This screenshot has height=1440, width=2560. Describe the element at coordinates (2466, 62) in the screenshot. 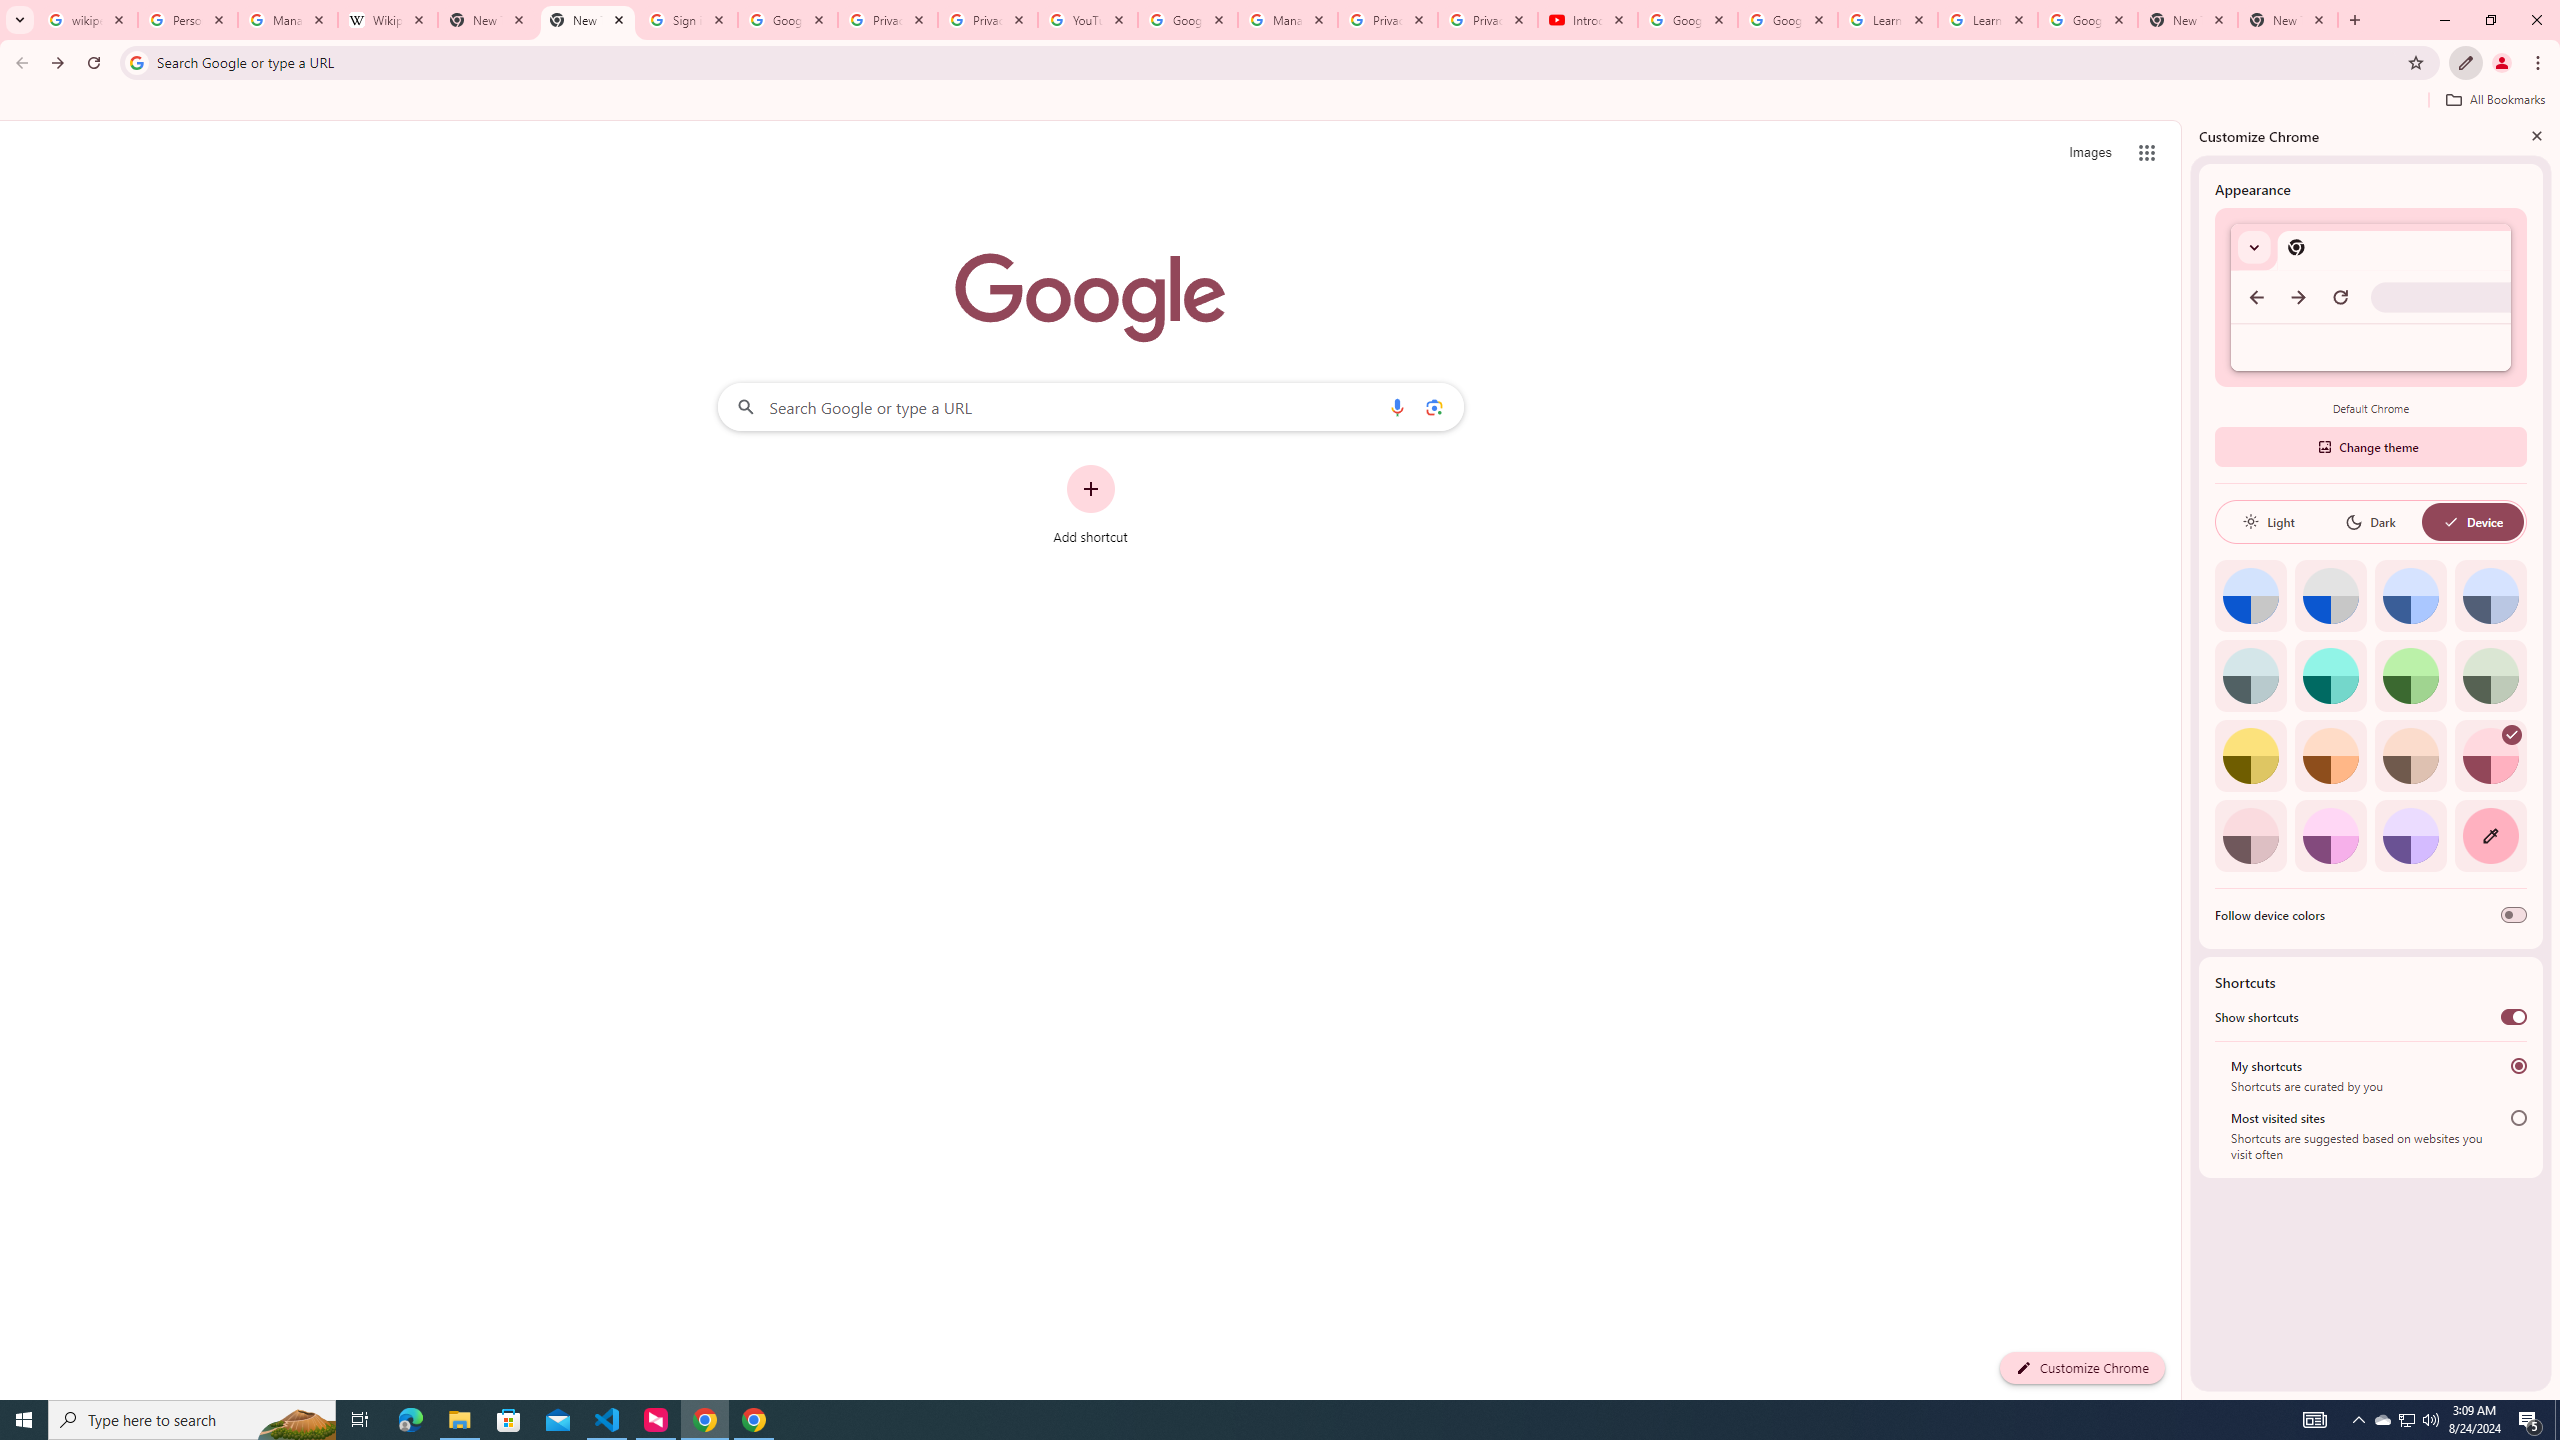

I see `'Customize Chrome'` at that location.